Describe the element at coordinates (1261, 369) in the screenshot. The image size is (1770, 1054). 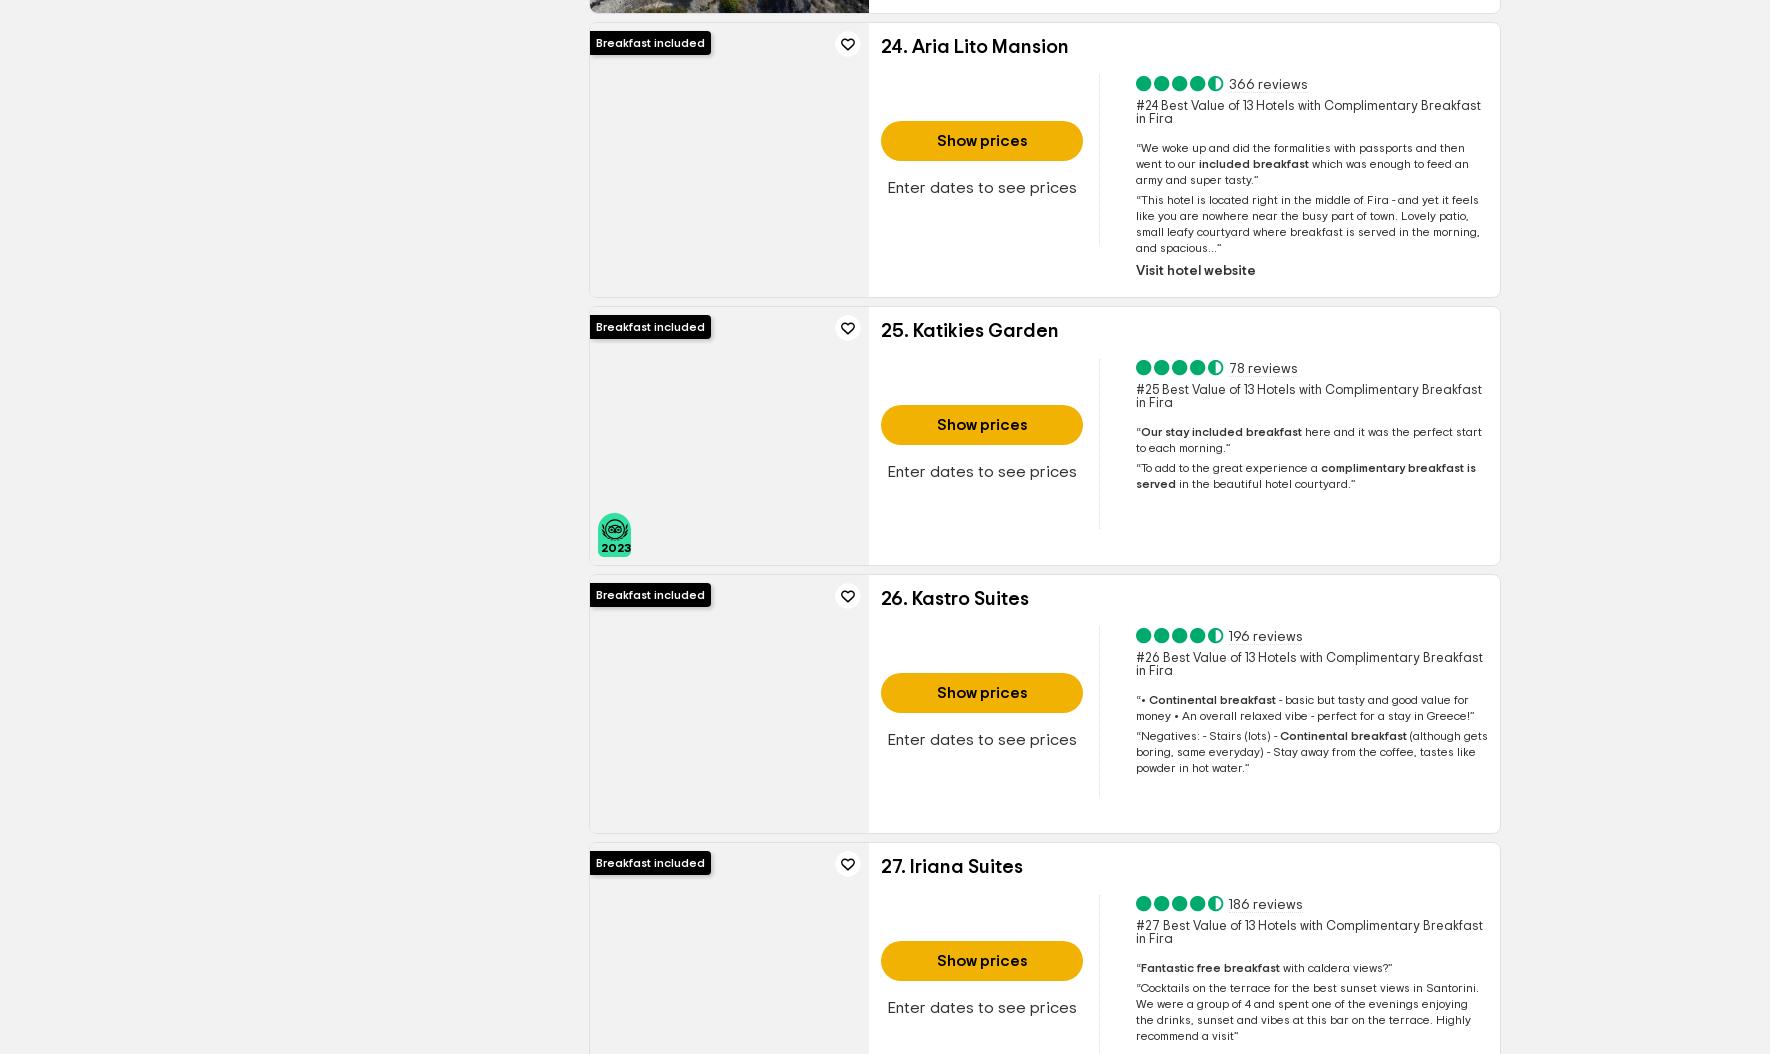
I see `'78 reviews'` at that location.